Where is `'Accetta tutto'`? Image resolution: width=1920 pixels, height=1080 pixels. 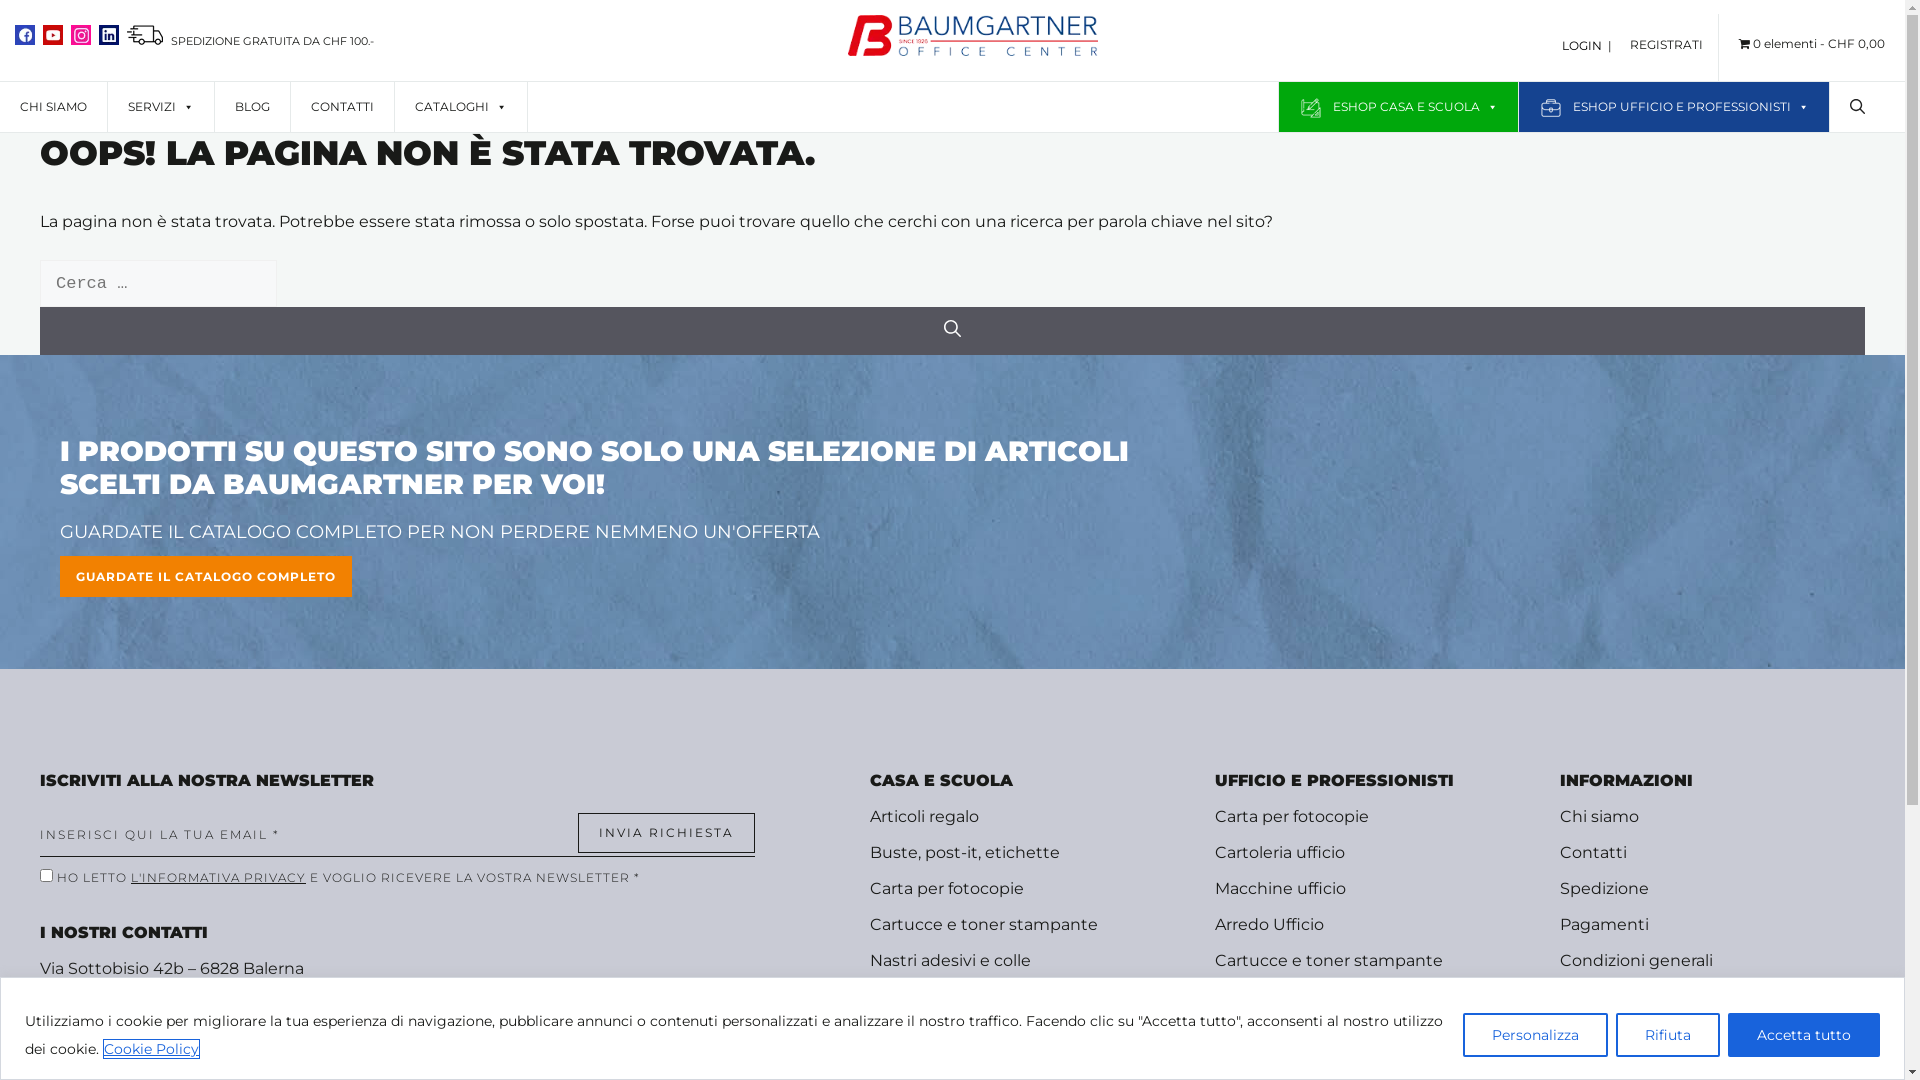 'Accetta tutto' is located at coordinates (1804, 1033).